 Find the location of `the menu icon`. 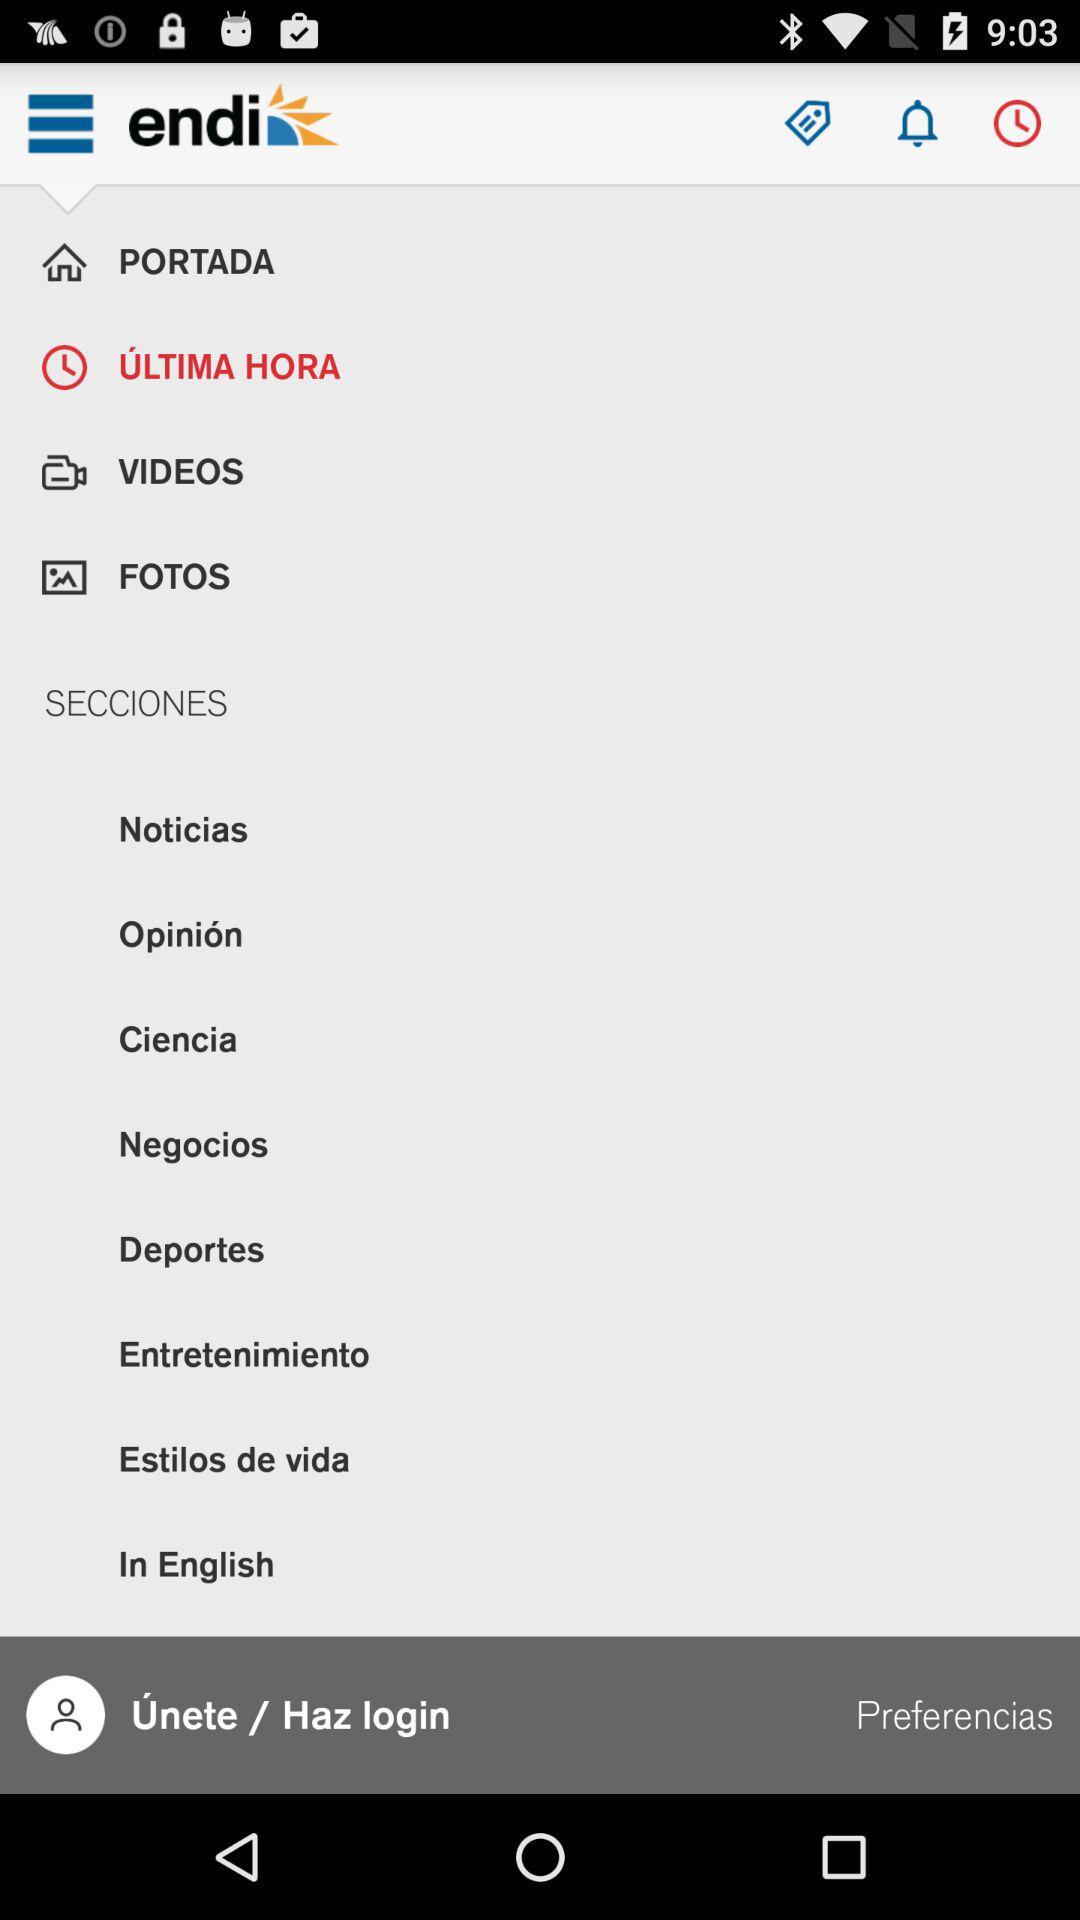

the menu icon is located at coordinates (59, 131).